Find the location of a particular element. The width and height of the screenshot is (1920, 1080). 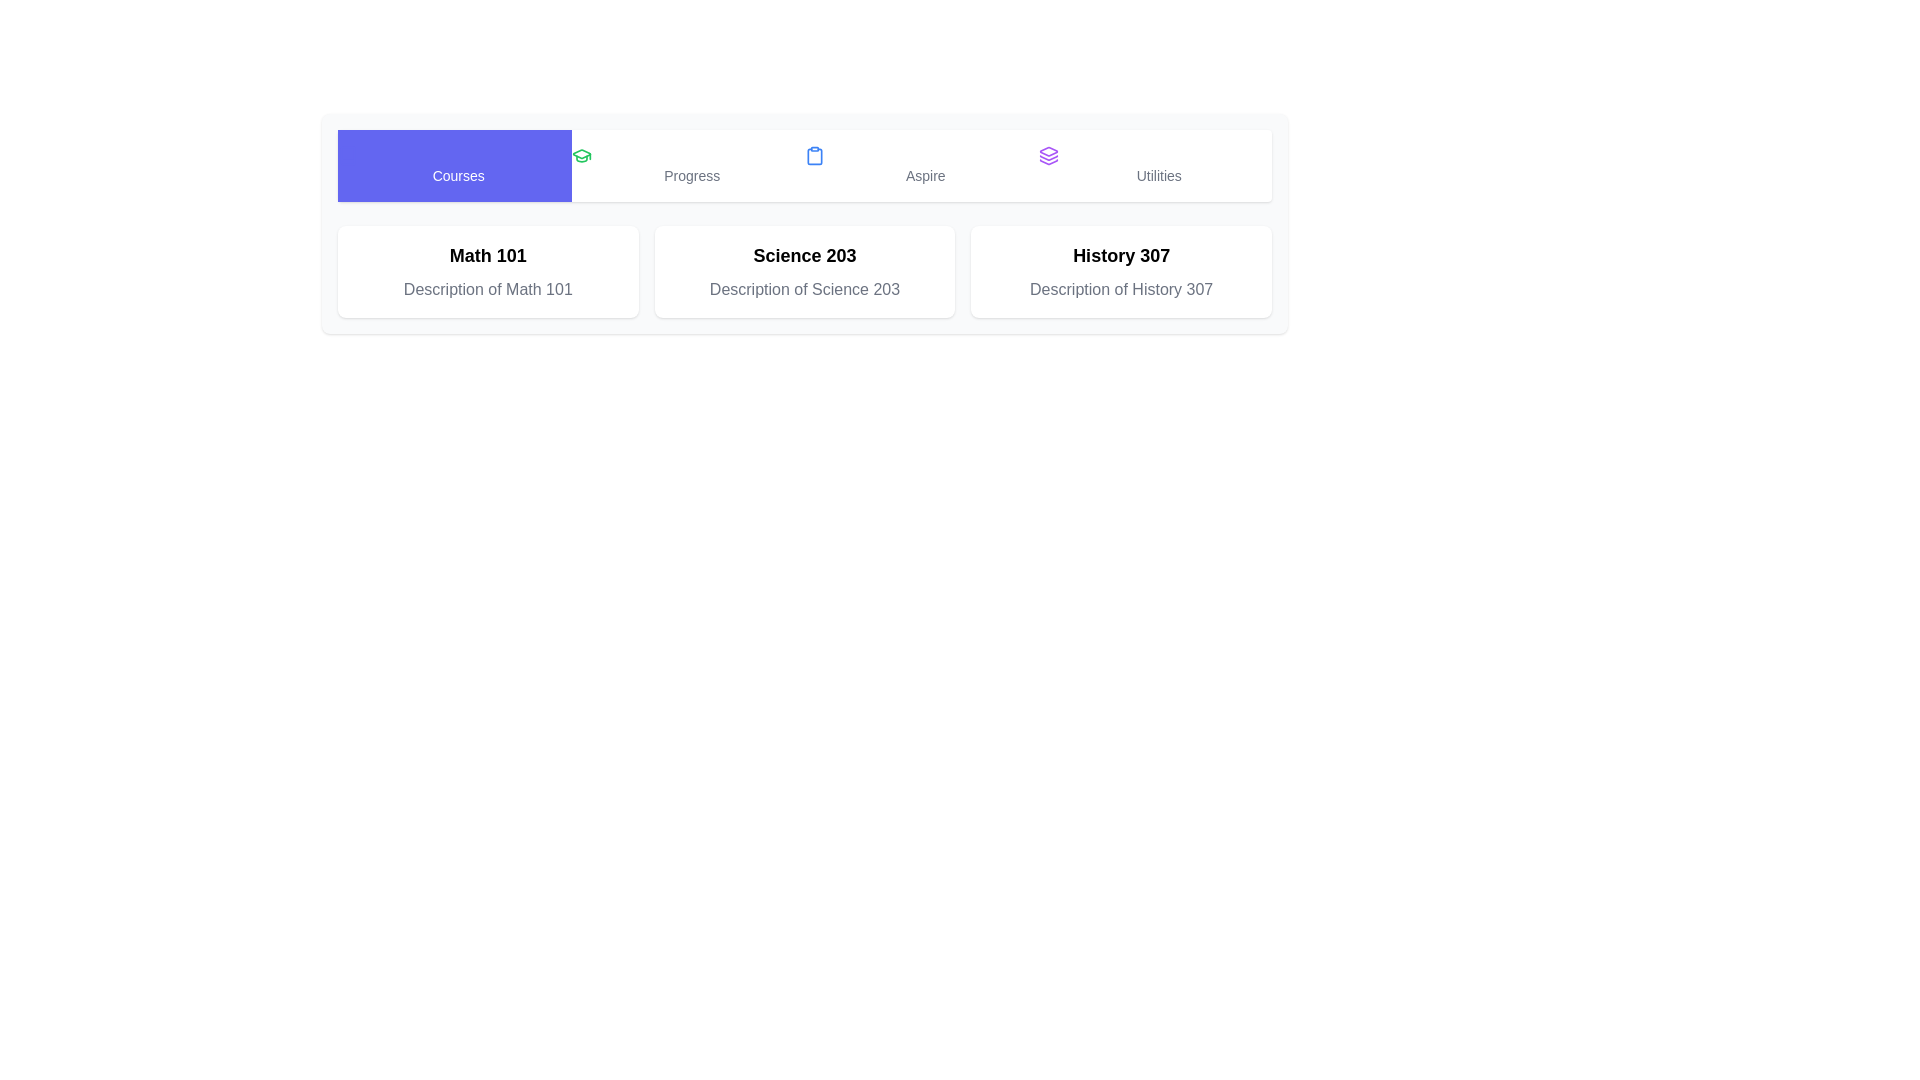

text label that displays 'History 307', which is in bold, large font and positioned at the top of a card layout above the description text is located at coordinates (1121, 254).